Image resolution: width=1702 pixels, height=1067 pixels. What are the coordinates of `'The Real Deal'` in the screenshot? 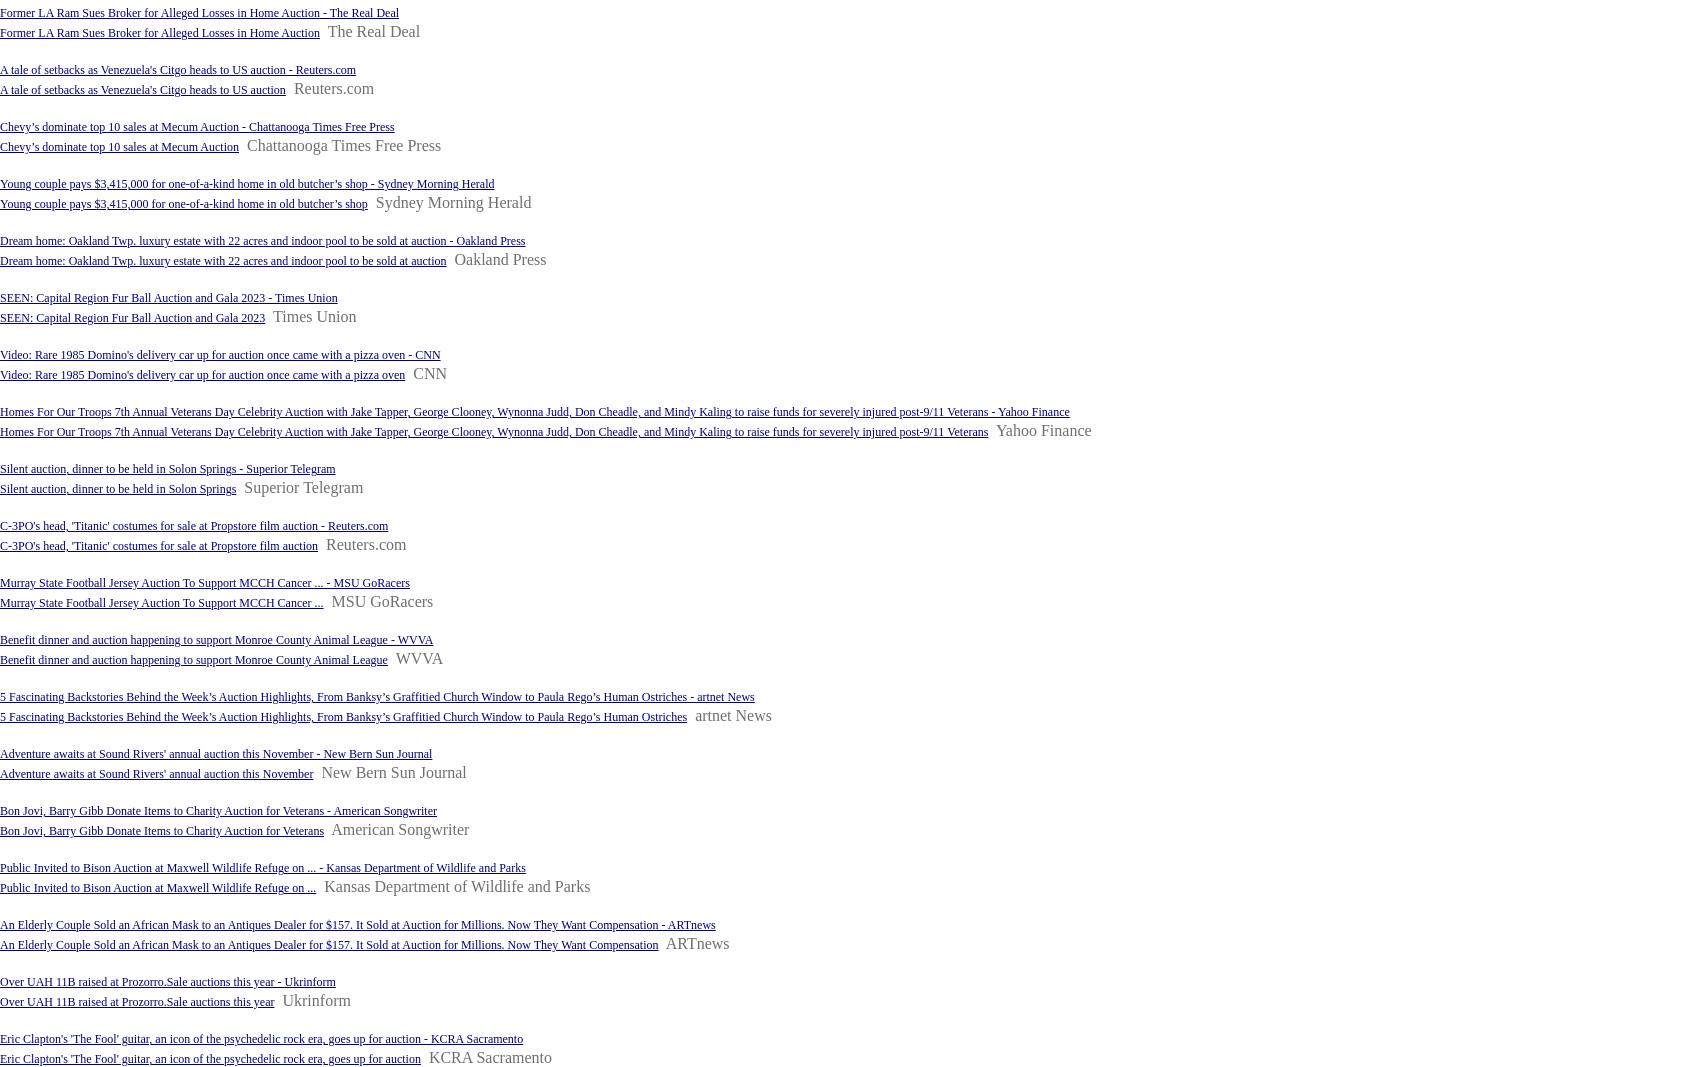 It's located at (373, 30).